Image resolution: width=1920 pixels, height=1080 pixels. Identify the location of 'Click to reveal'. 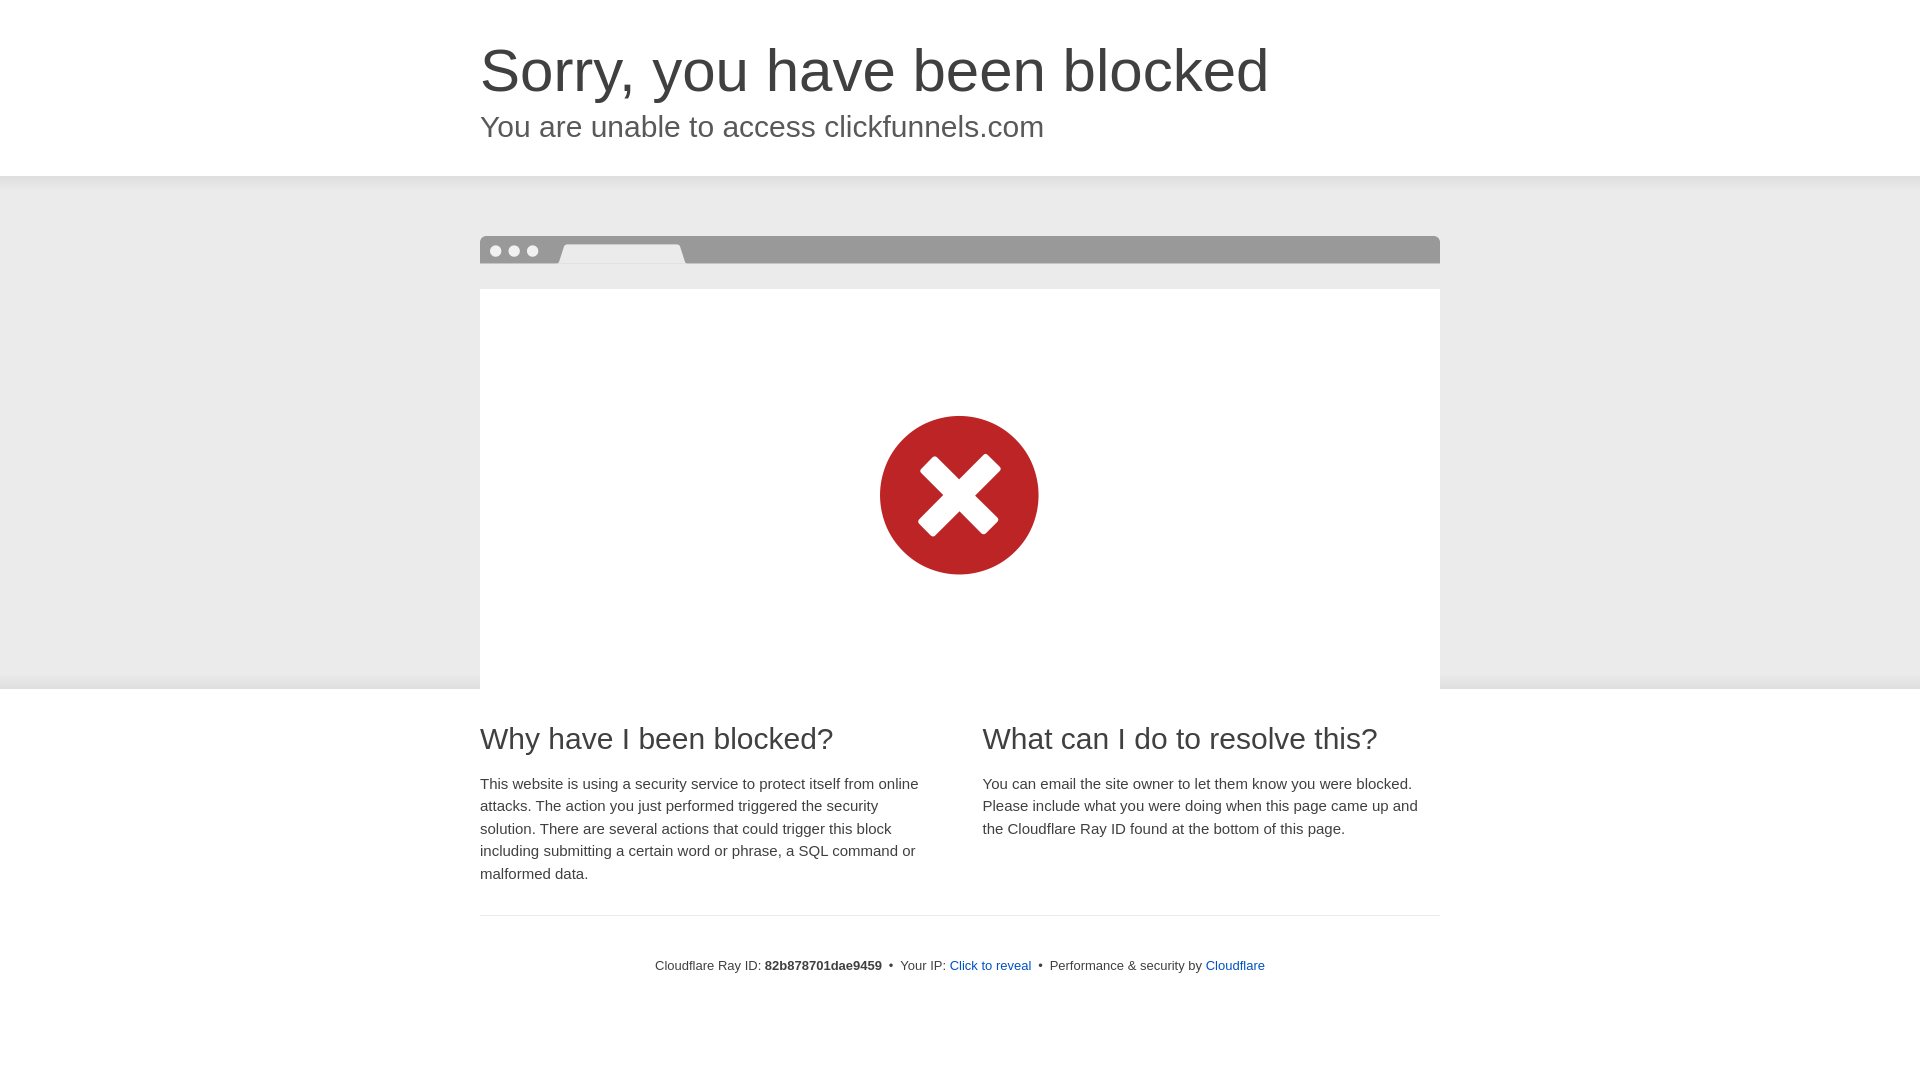
(990, 964).